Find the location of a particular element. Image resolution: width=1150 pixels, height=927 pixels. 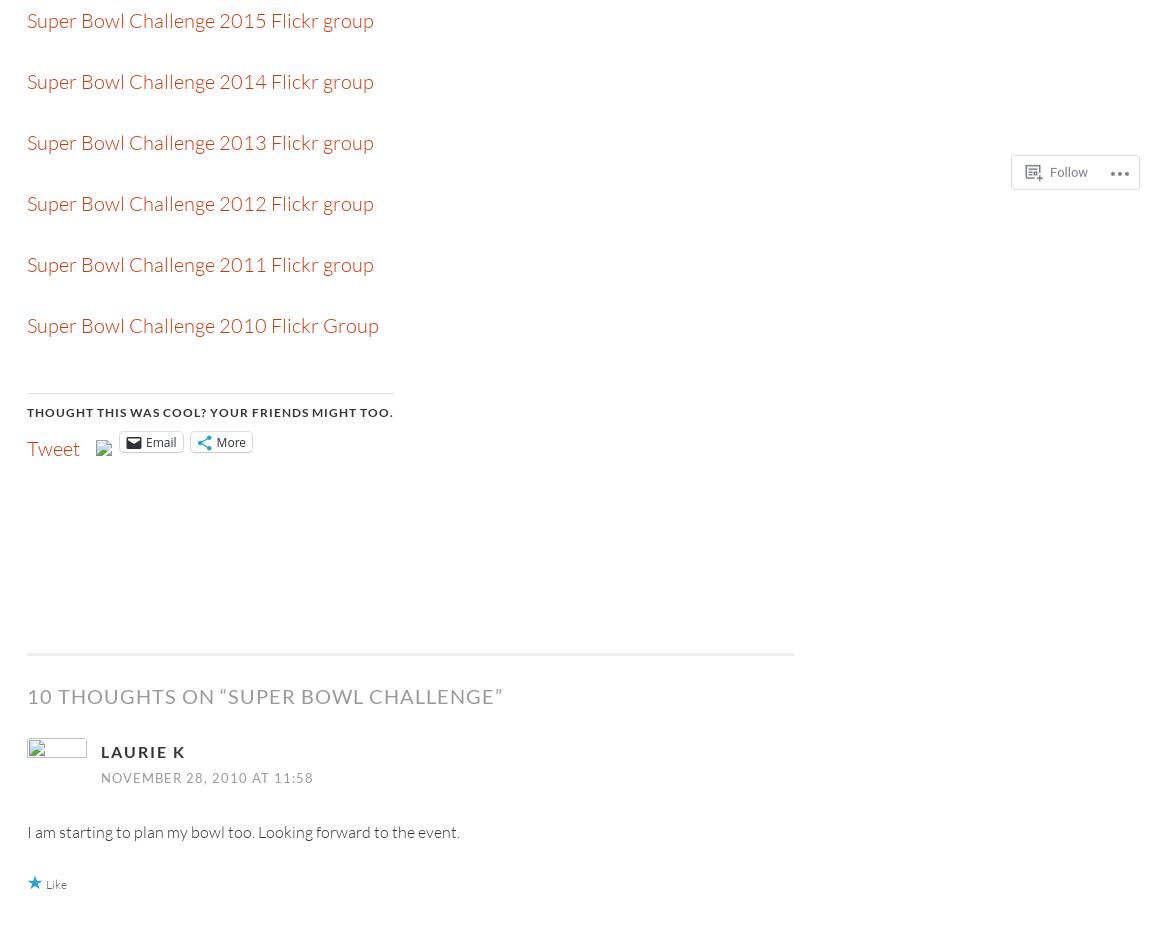

'More' is located at coordinates (230, 440).